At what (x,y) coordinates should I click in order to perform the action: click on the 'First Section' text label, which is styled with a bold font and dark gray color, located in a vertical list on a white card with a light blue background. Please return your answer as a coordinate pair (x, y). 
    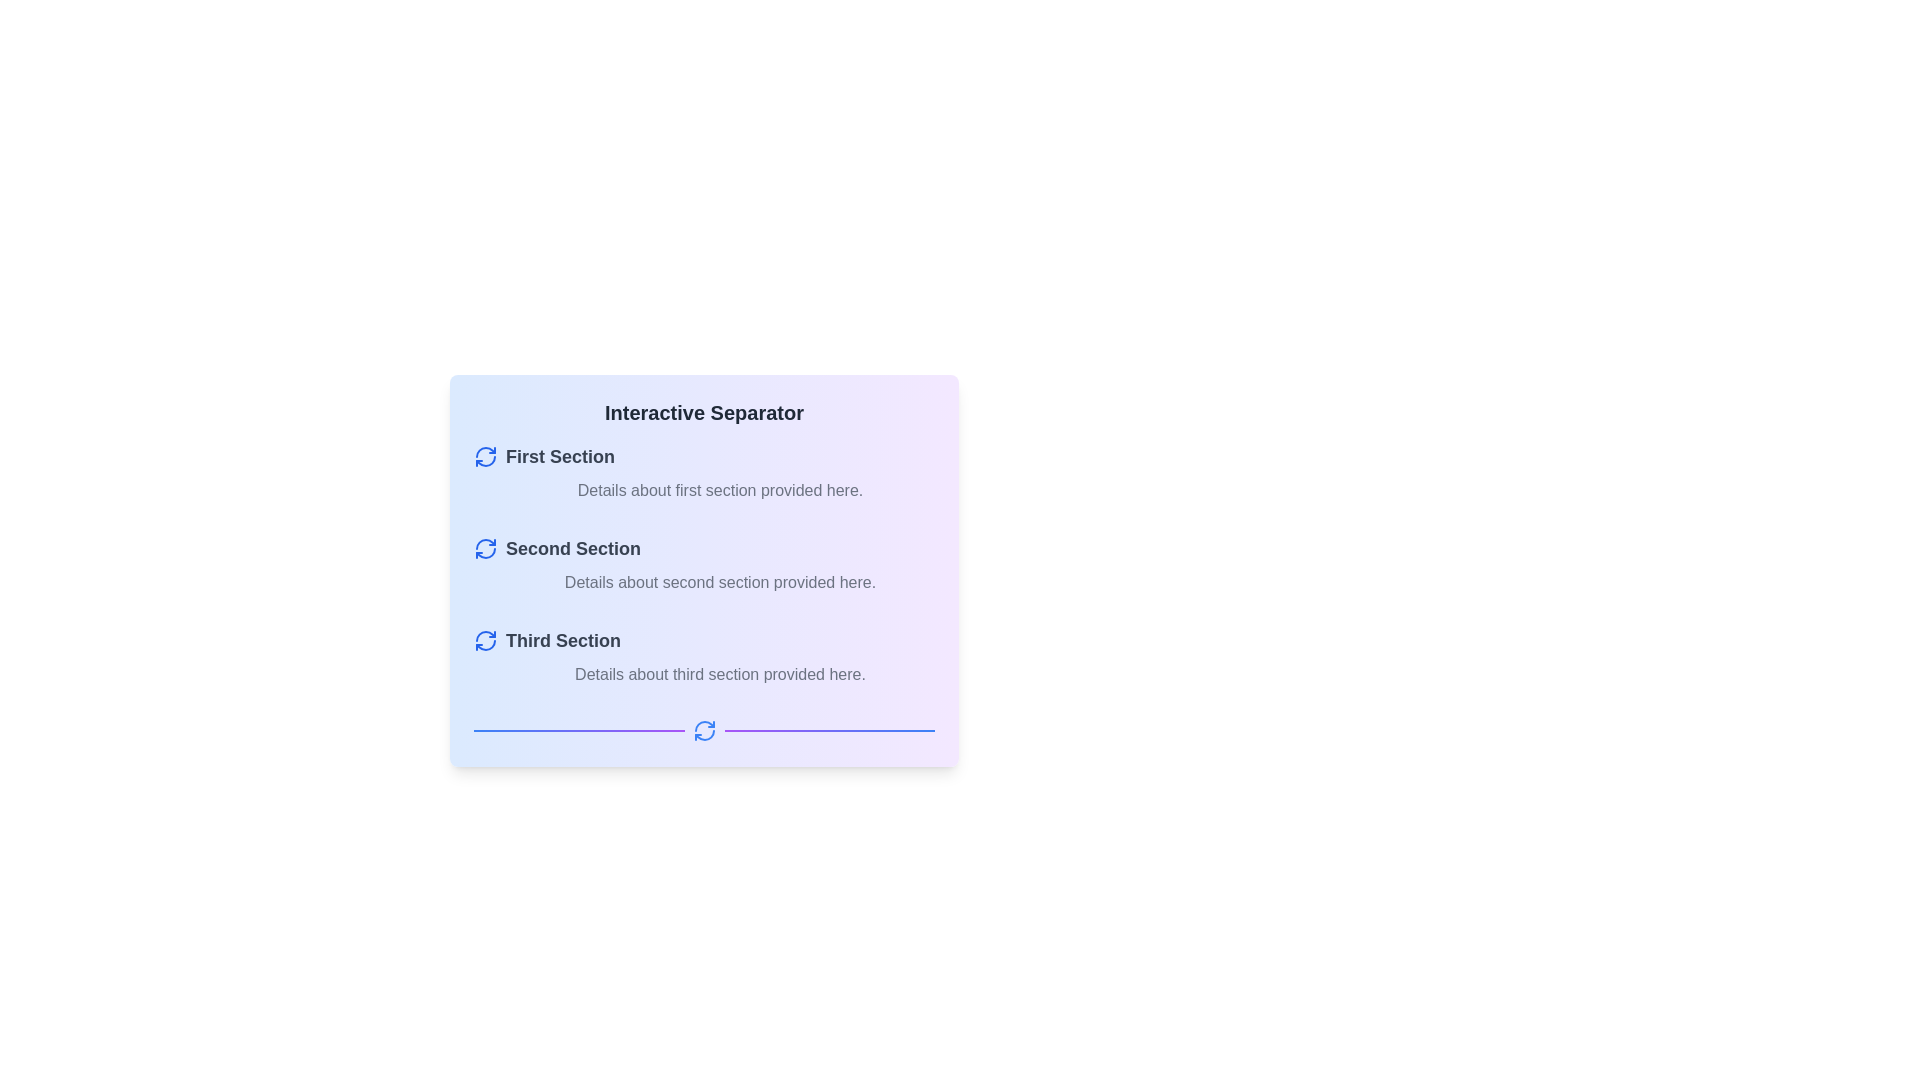
    Looking at the image, I should click on (560, 456).